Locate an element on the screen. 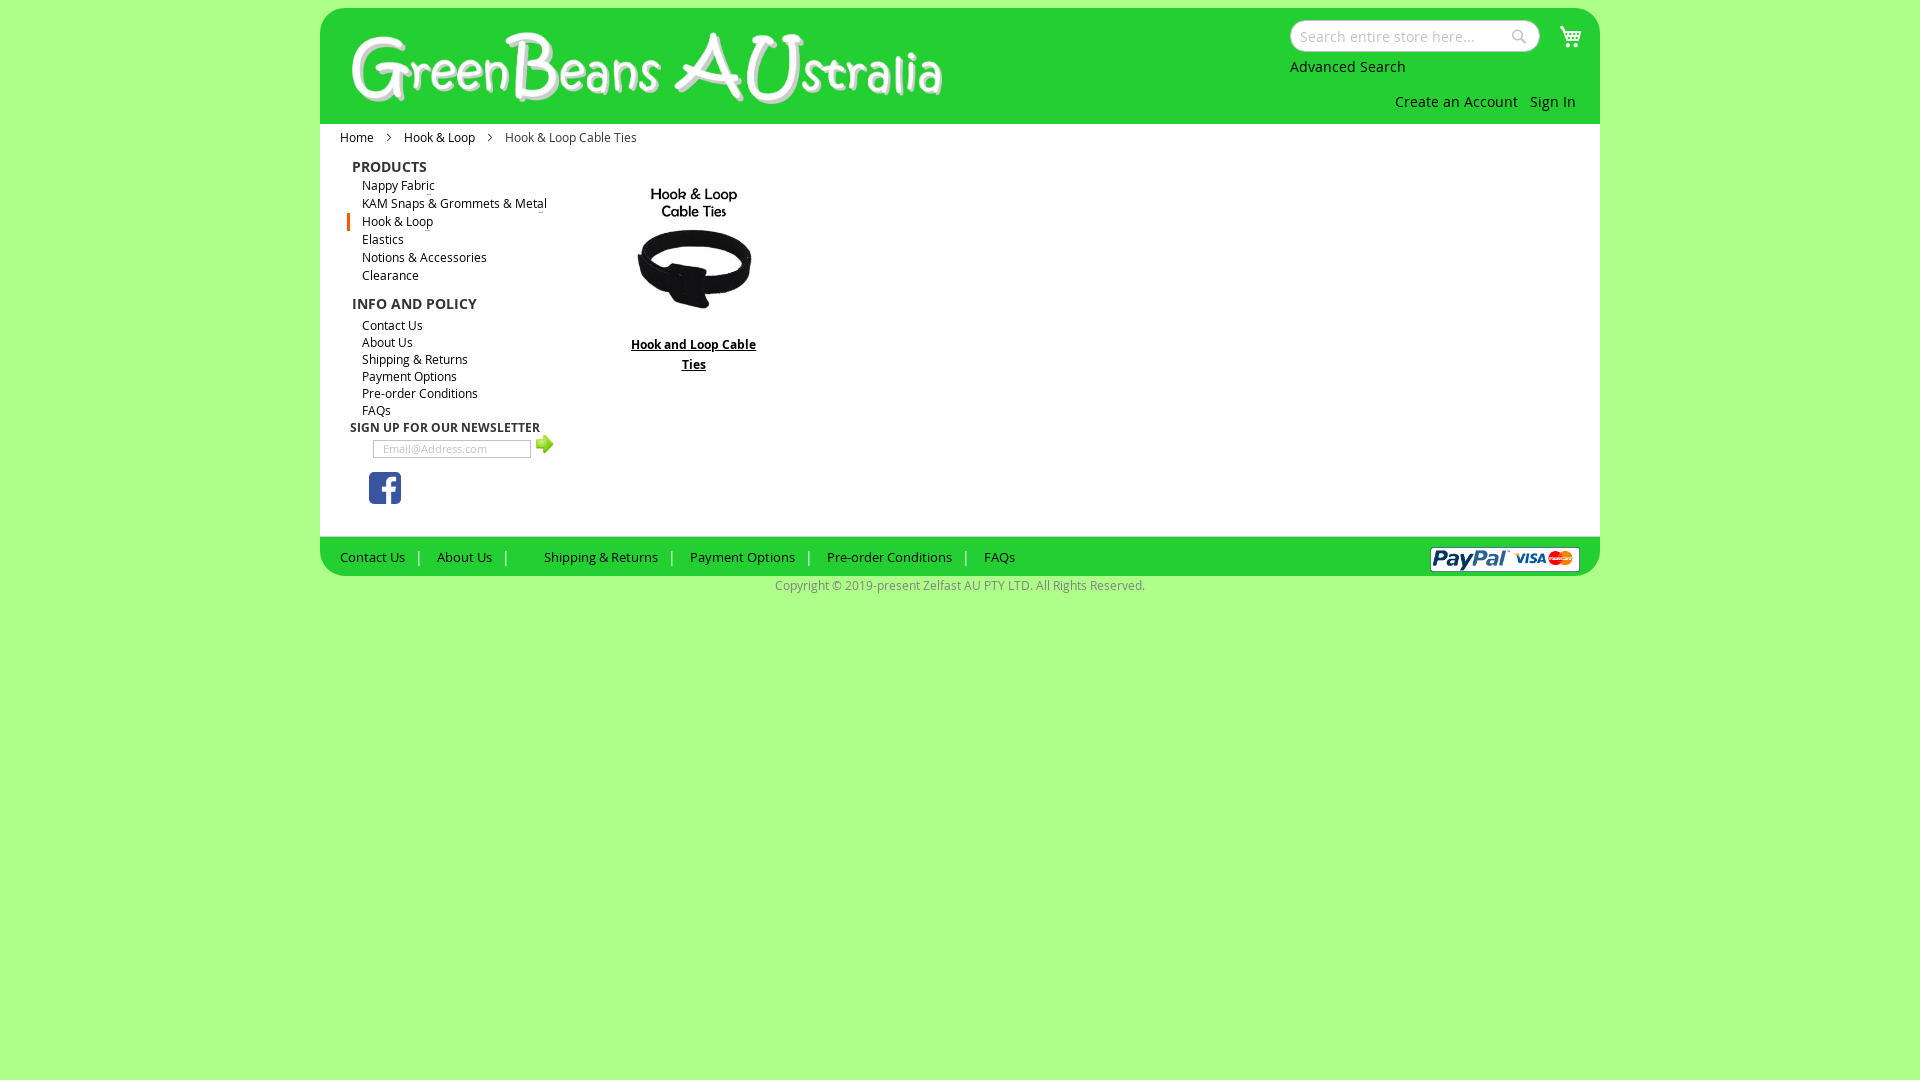 The height and width of the screenshot is (1080, 1920). 'Notions & Accessories' is located at coordinates (417, 261).